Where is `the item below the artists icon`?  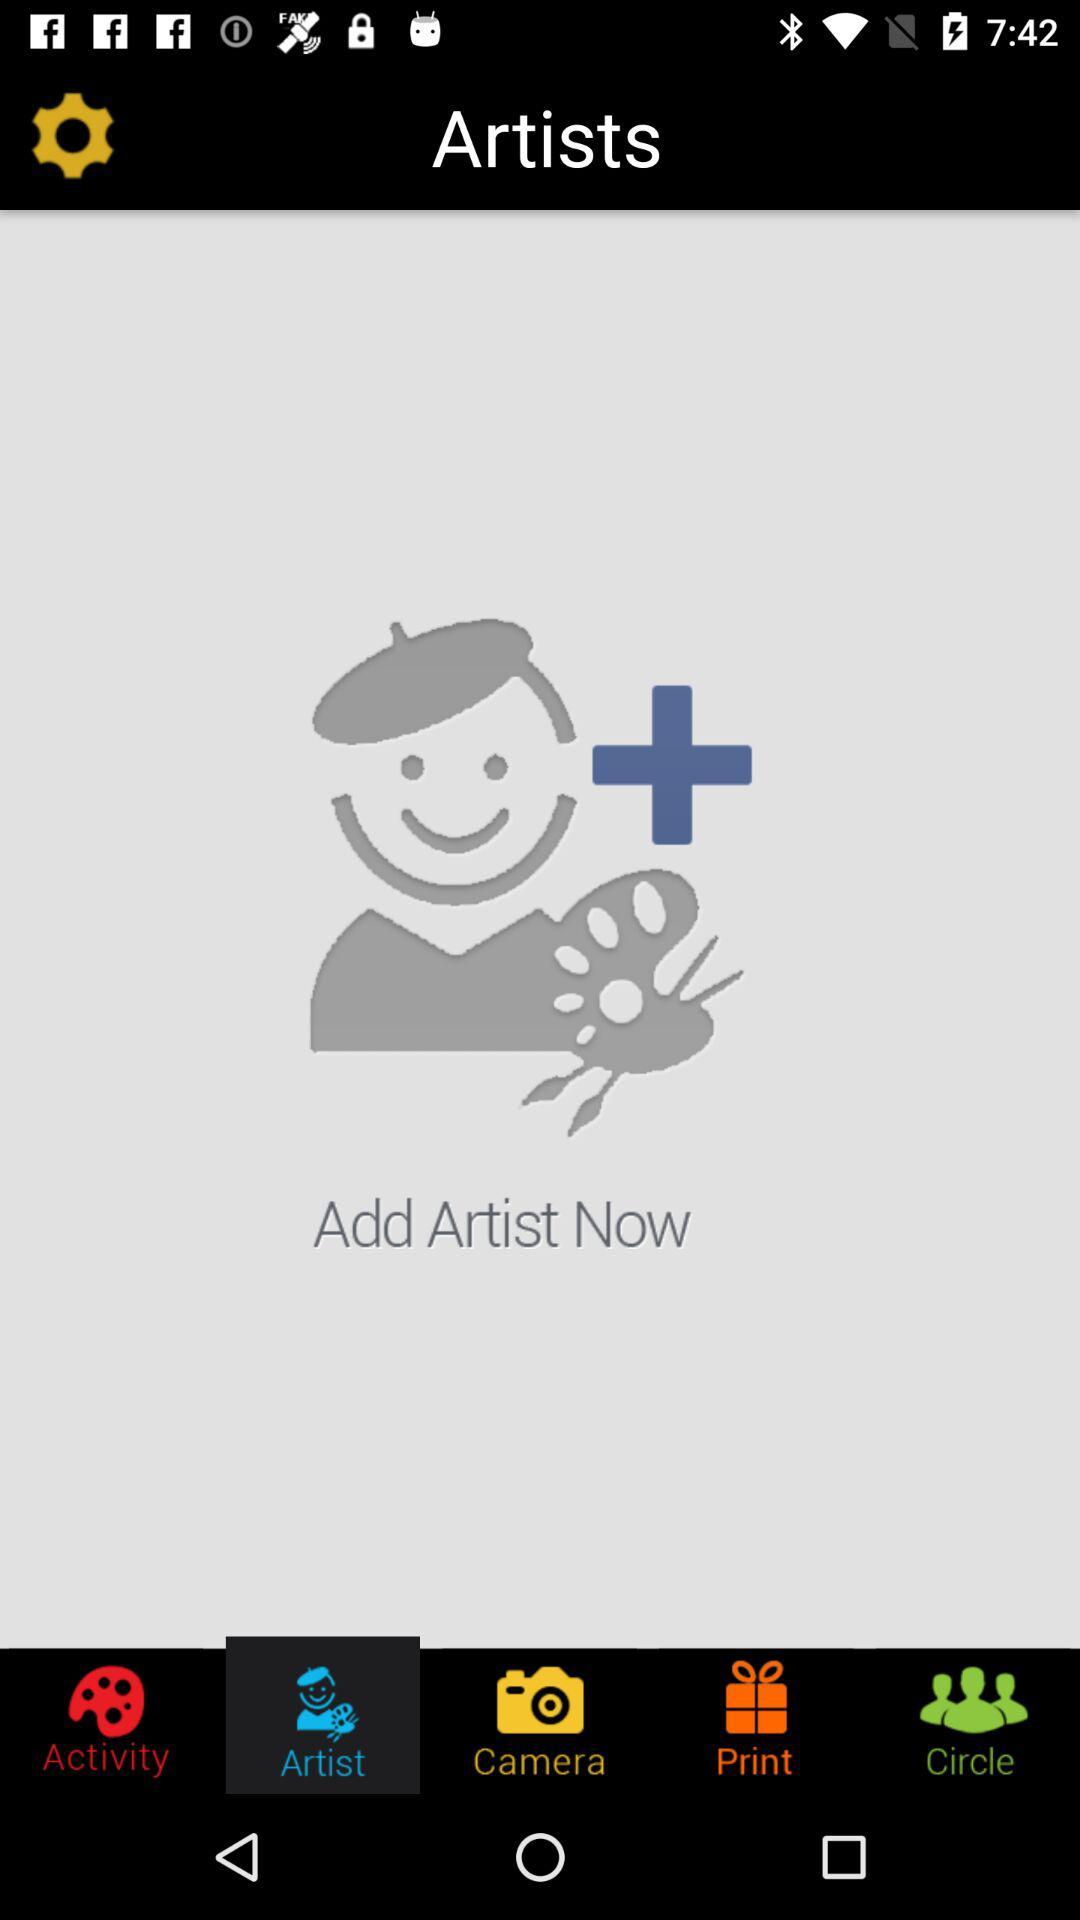
the item below the artists icon is located at coordinates (540, 931).